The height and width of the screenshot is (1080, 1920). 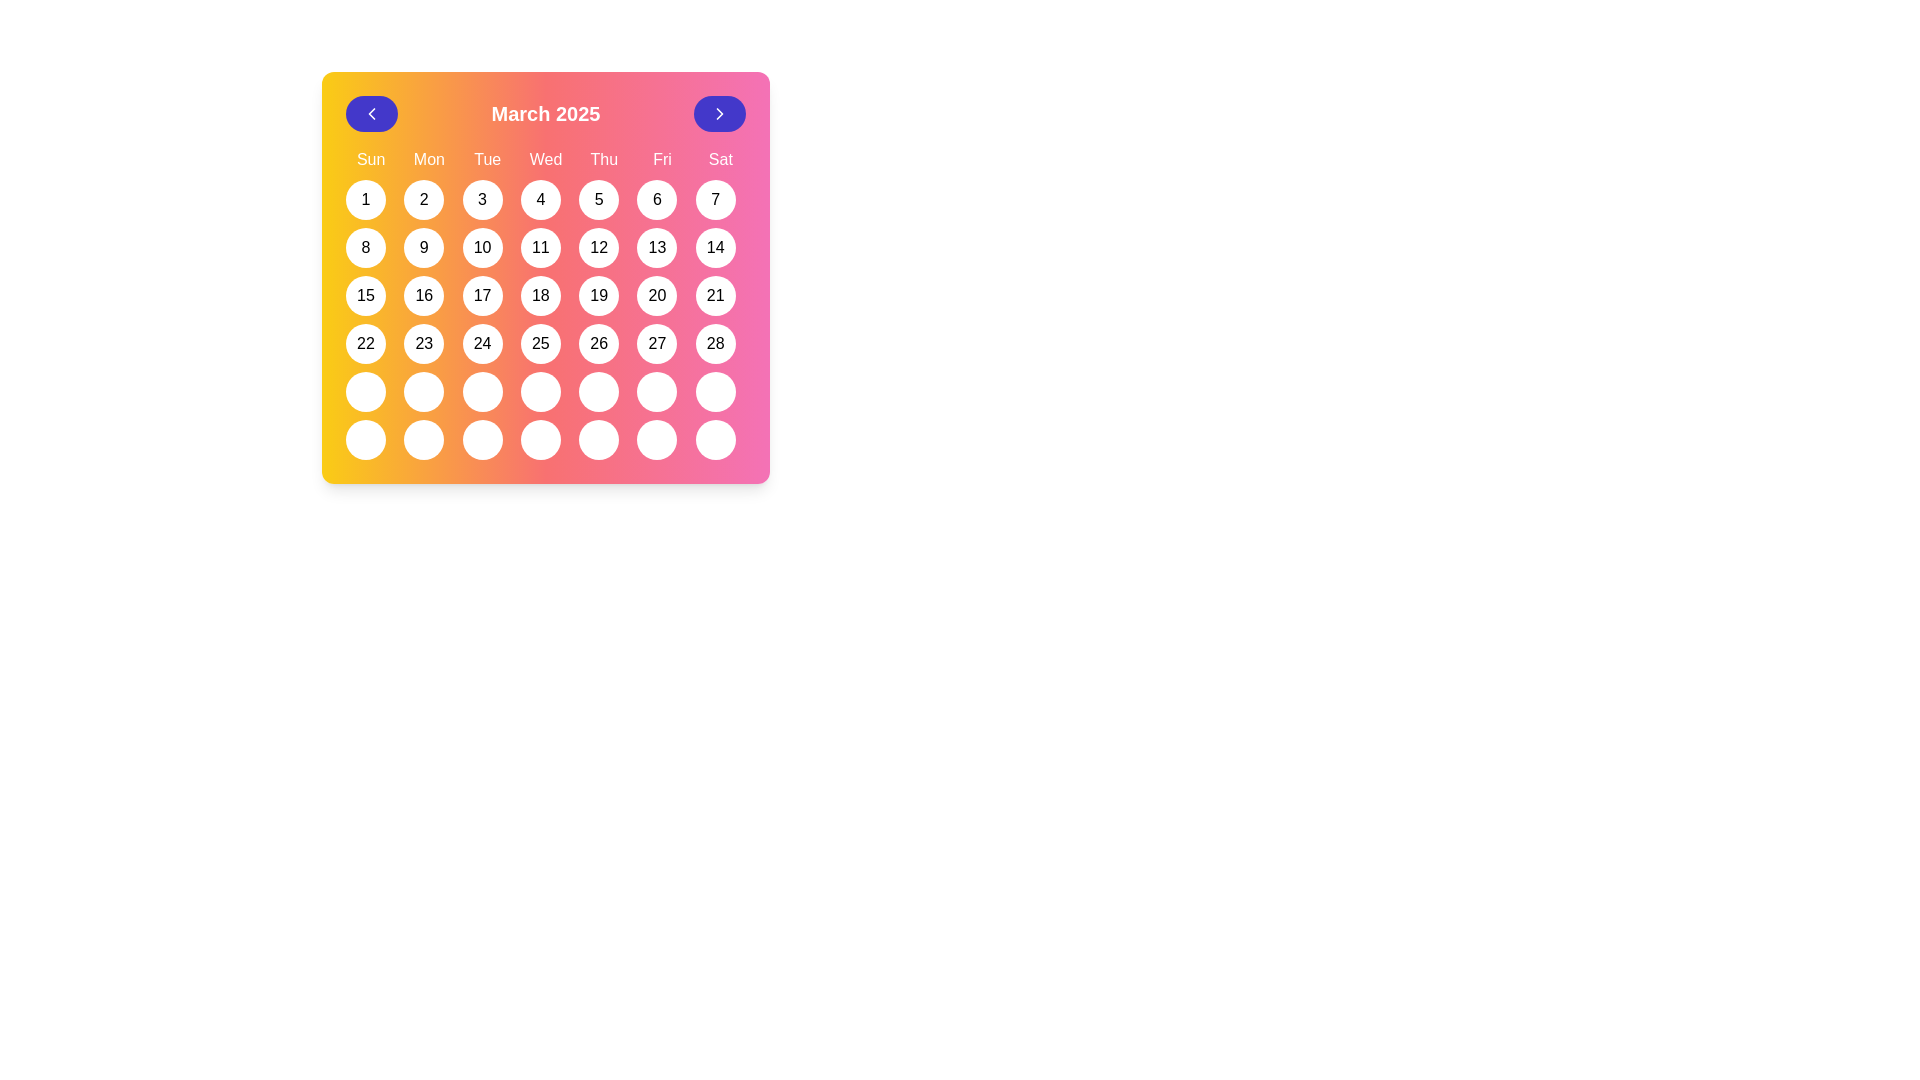 What do you see at coordinates (423, 200) in the screenshot?
I see `the circular button with a white background and the number '2' in black` at bounding box center [423, 200].